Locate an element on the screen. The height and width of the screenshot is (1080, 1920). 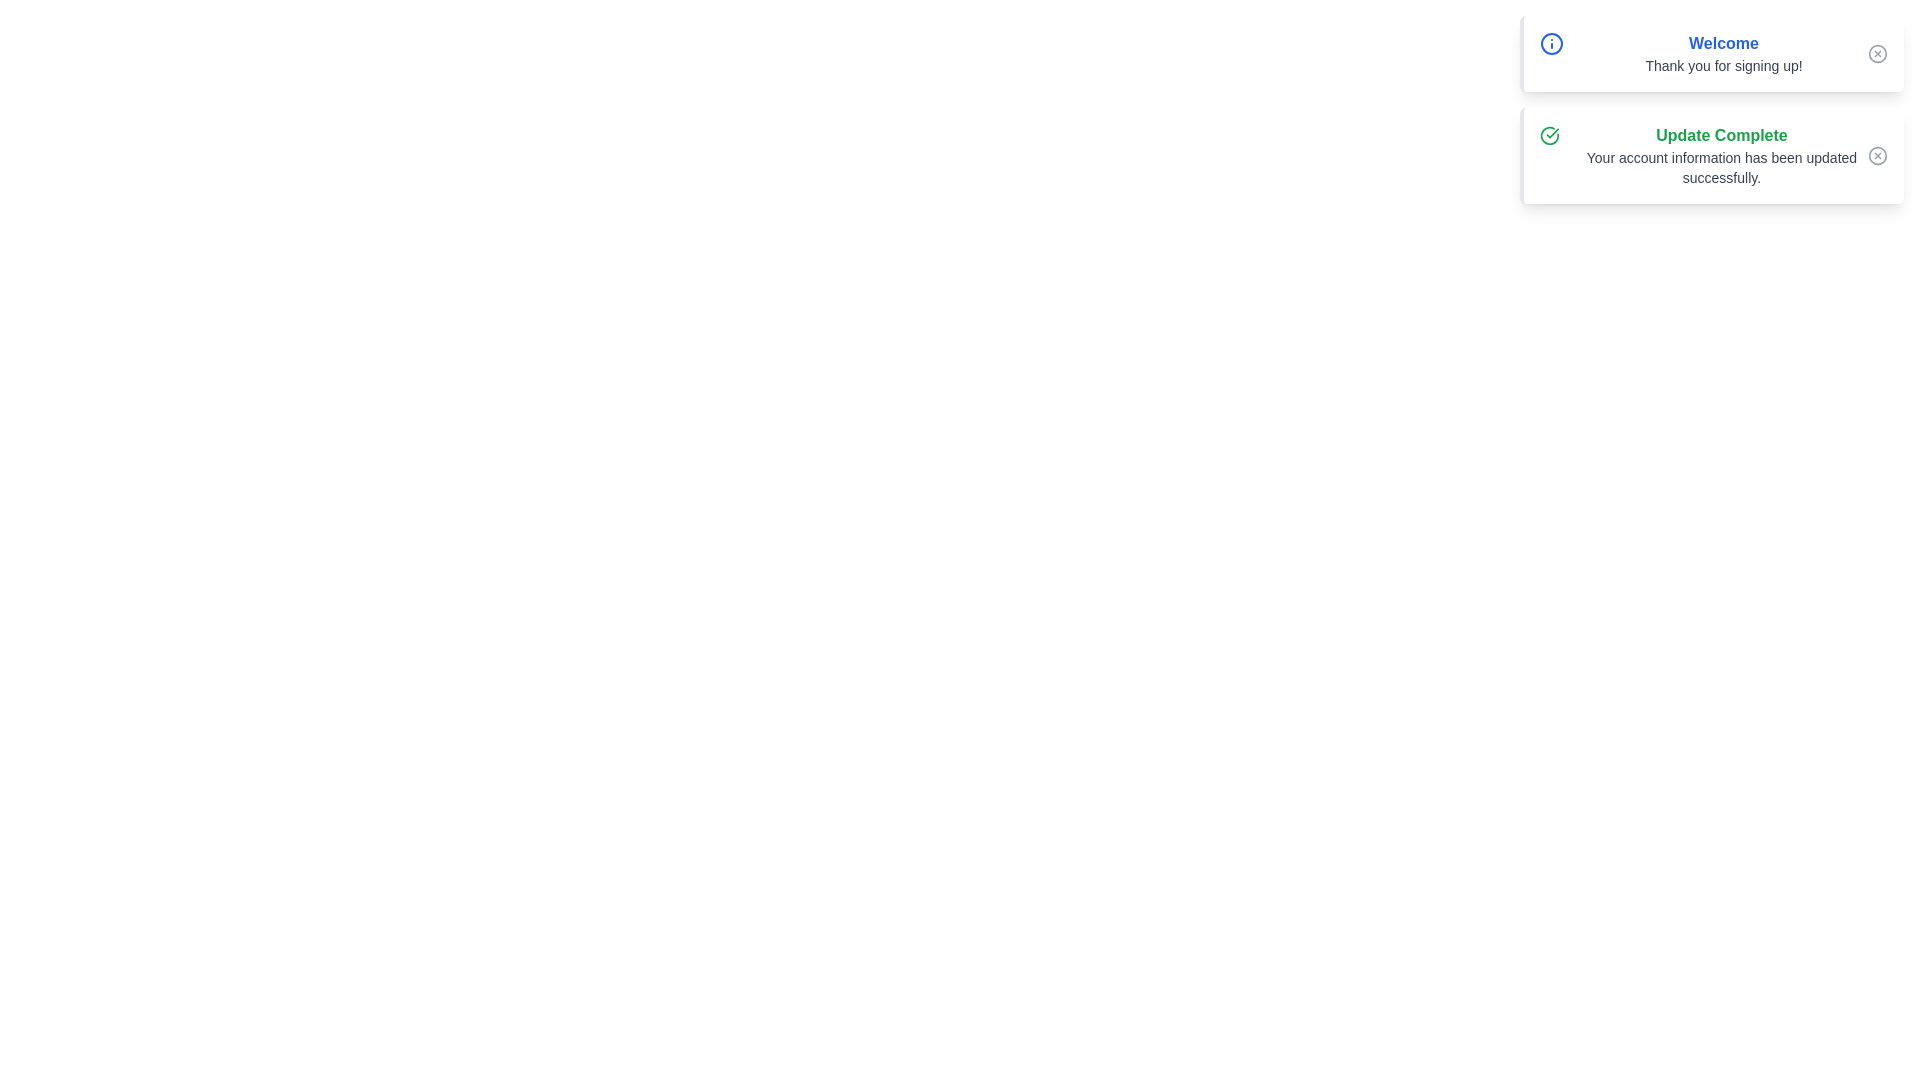
the blue circular outline icon located at the top-left corner of the first notification panel, which is centered above a stylized checkmark icon is located at coordinates (1550, 43).